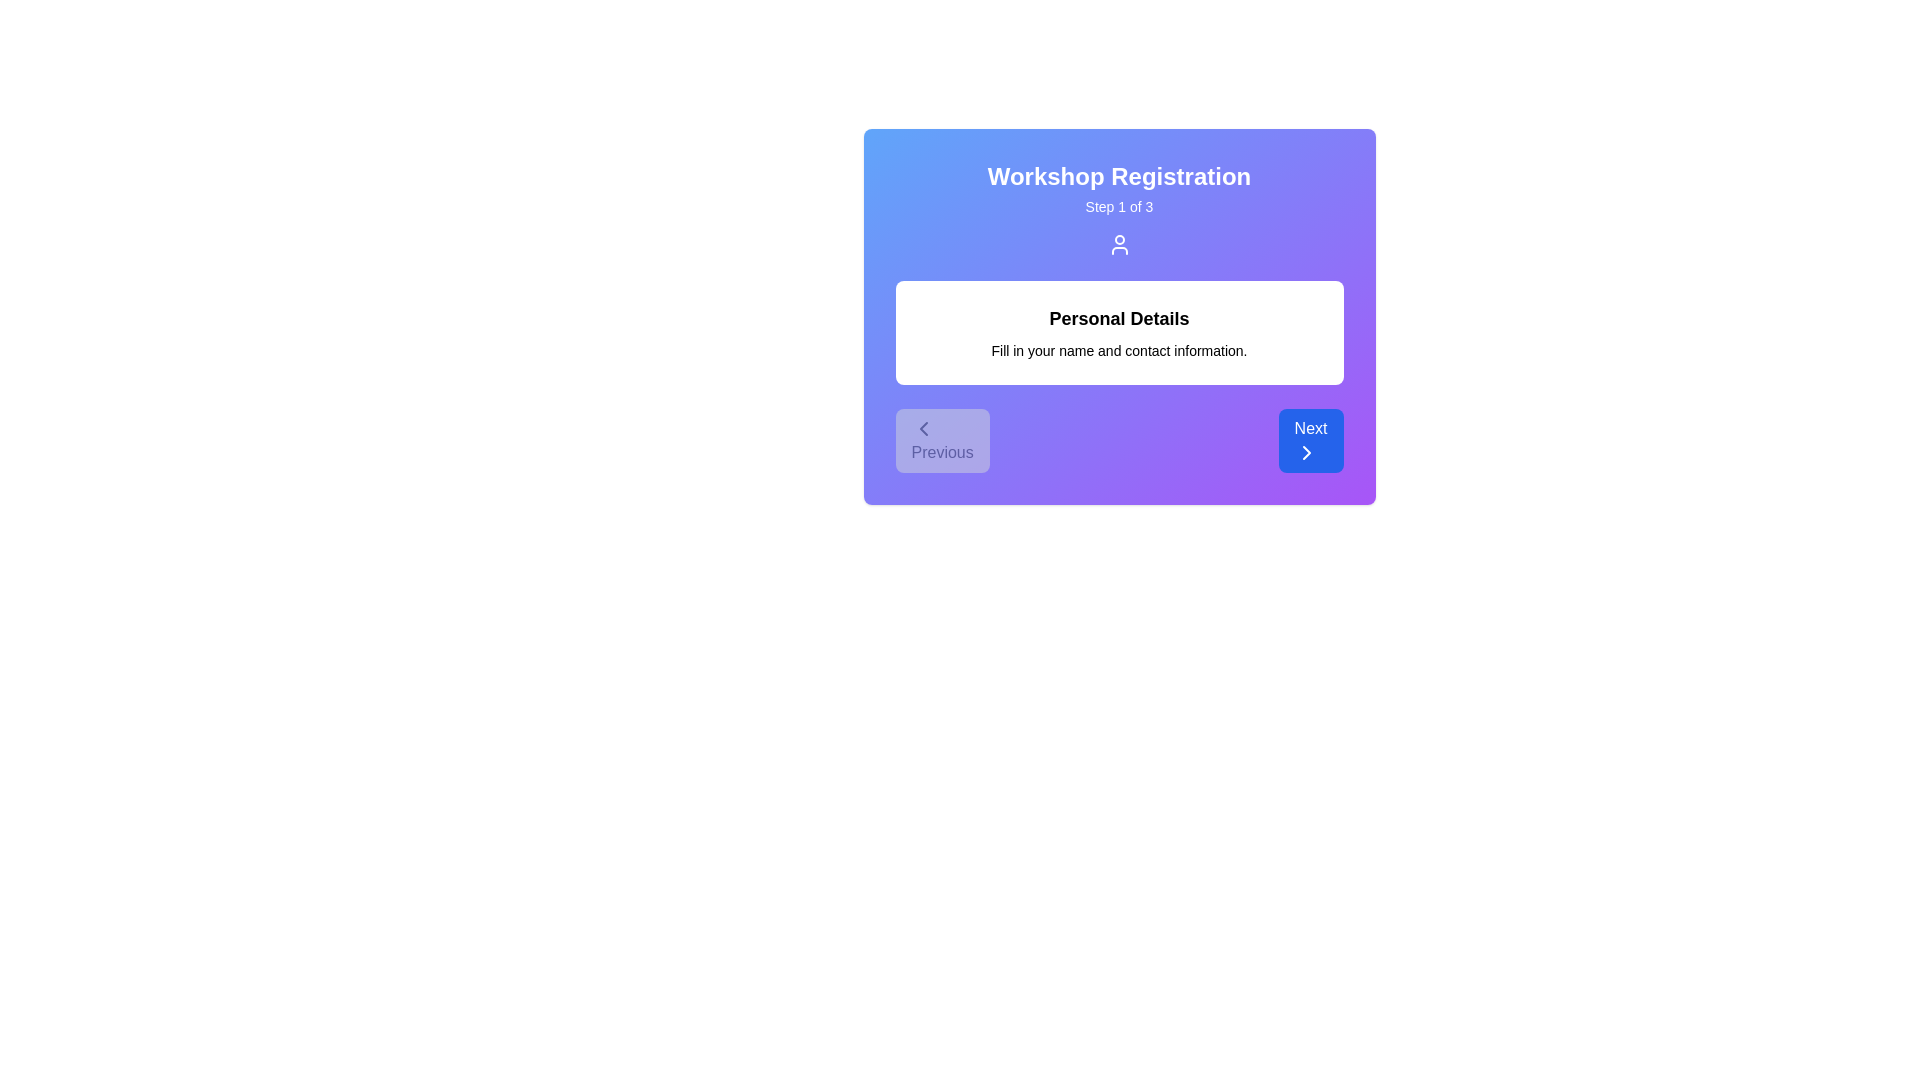  Describe the element at coordinates (922, 427) in the screenshot. I see `the Chevron or navigation arrow icon located inside the 'Previous' button at the bottom left of the registration form interface` at that location.